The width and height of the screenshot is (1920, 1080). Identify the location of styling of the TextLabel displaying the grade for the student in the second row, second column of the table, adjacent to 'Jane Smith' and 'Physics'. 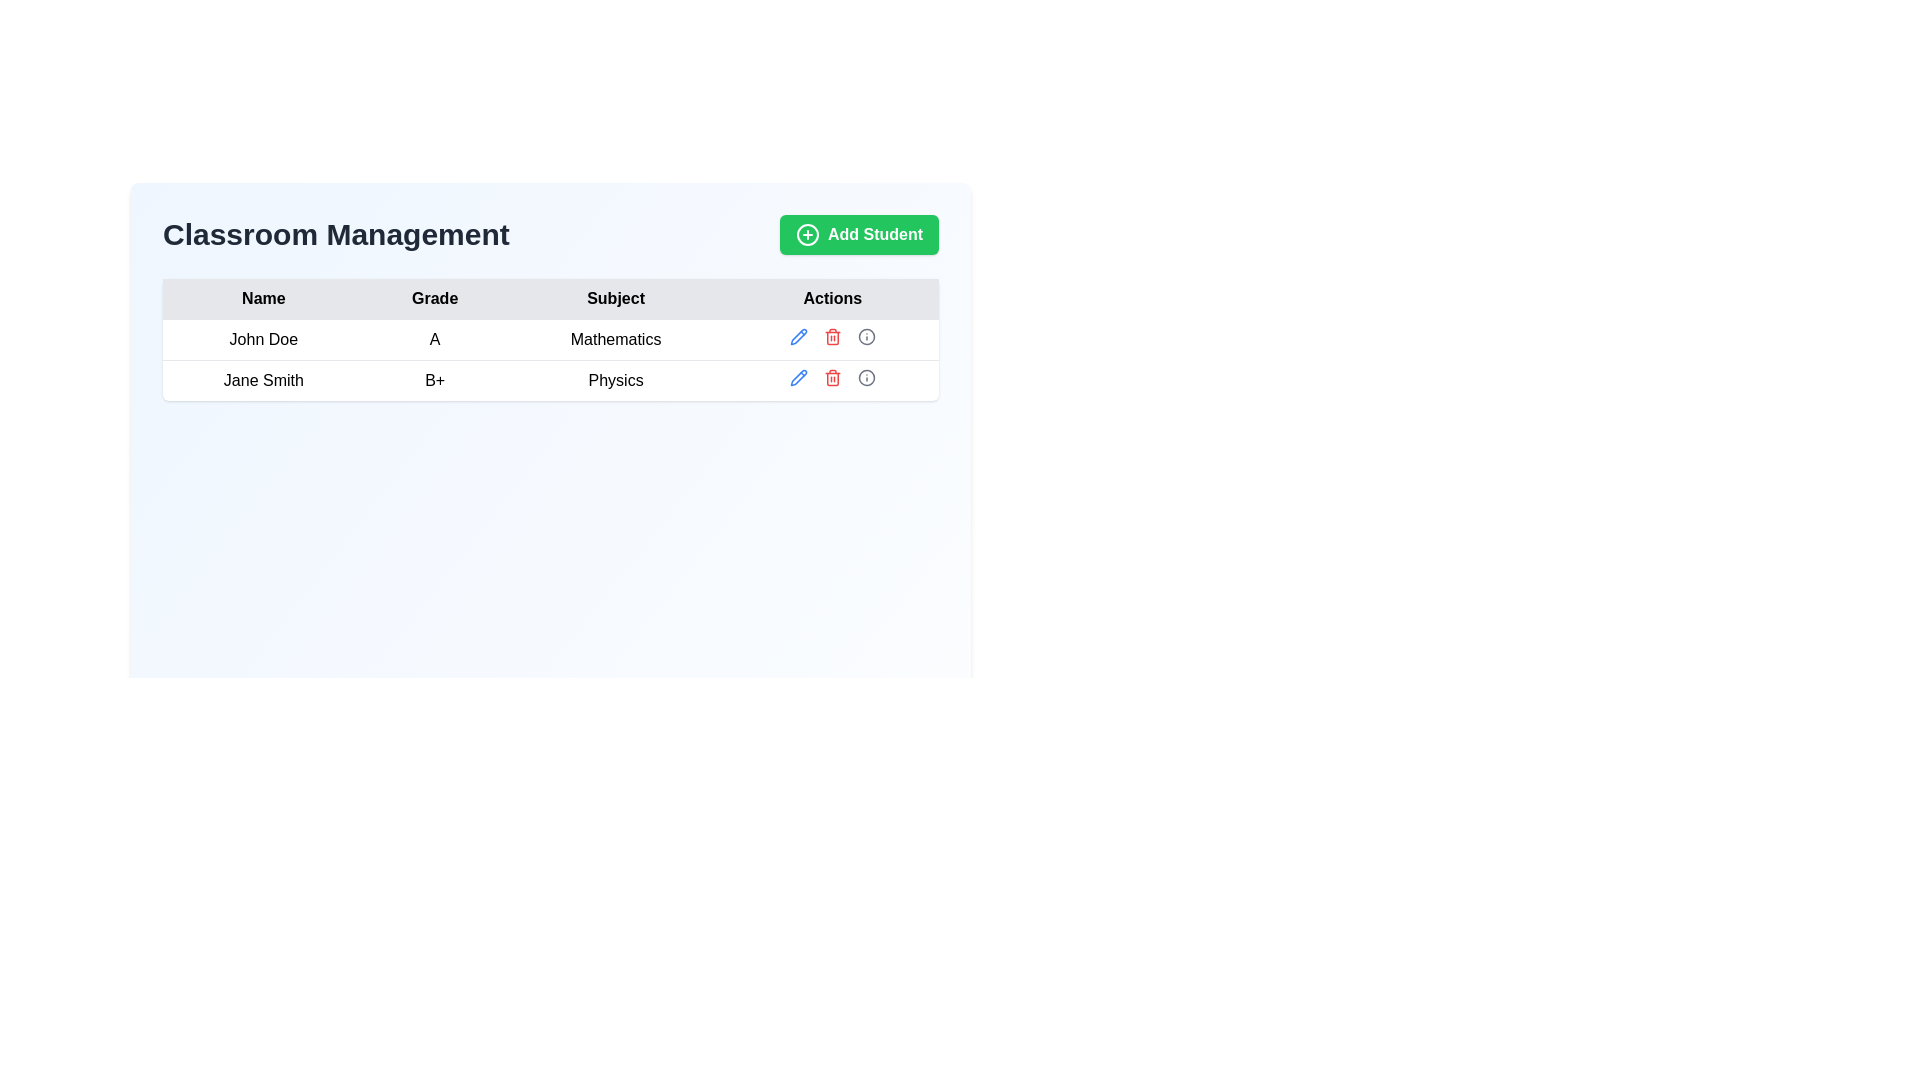
(434, 380).